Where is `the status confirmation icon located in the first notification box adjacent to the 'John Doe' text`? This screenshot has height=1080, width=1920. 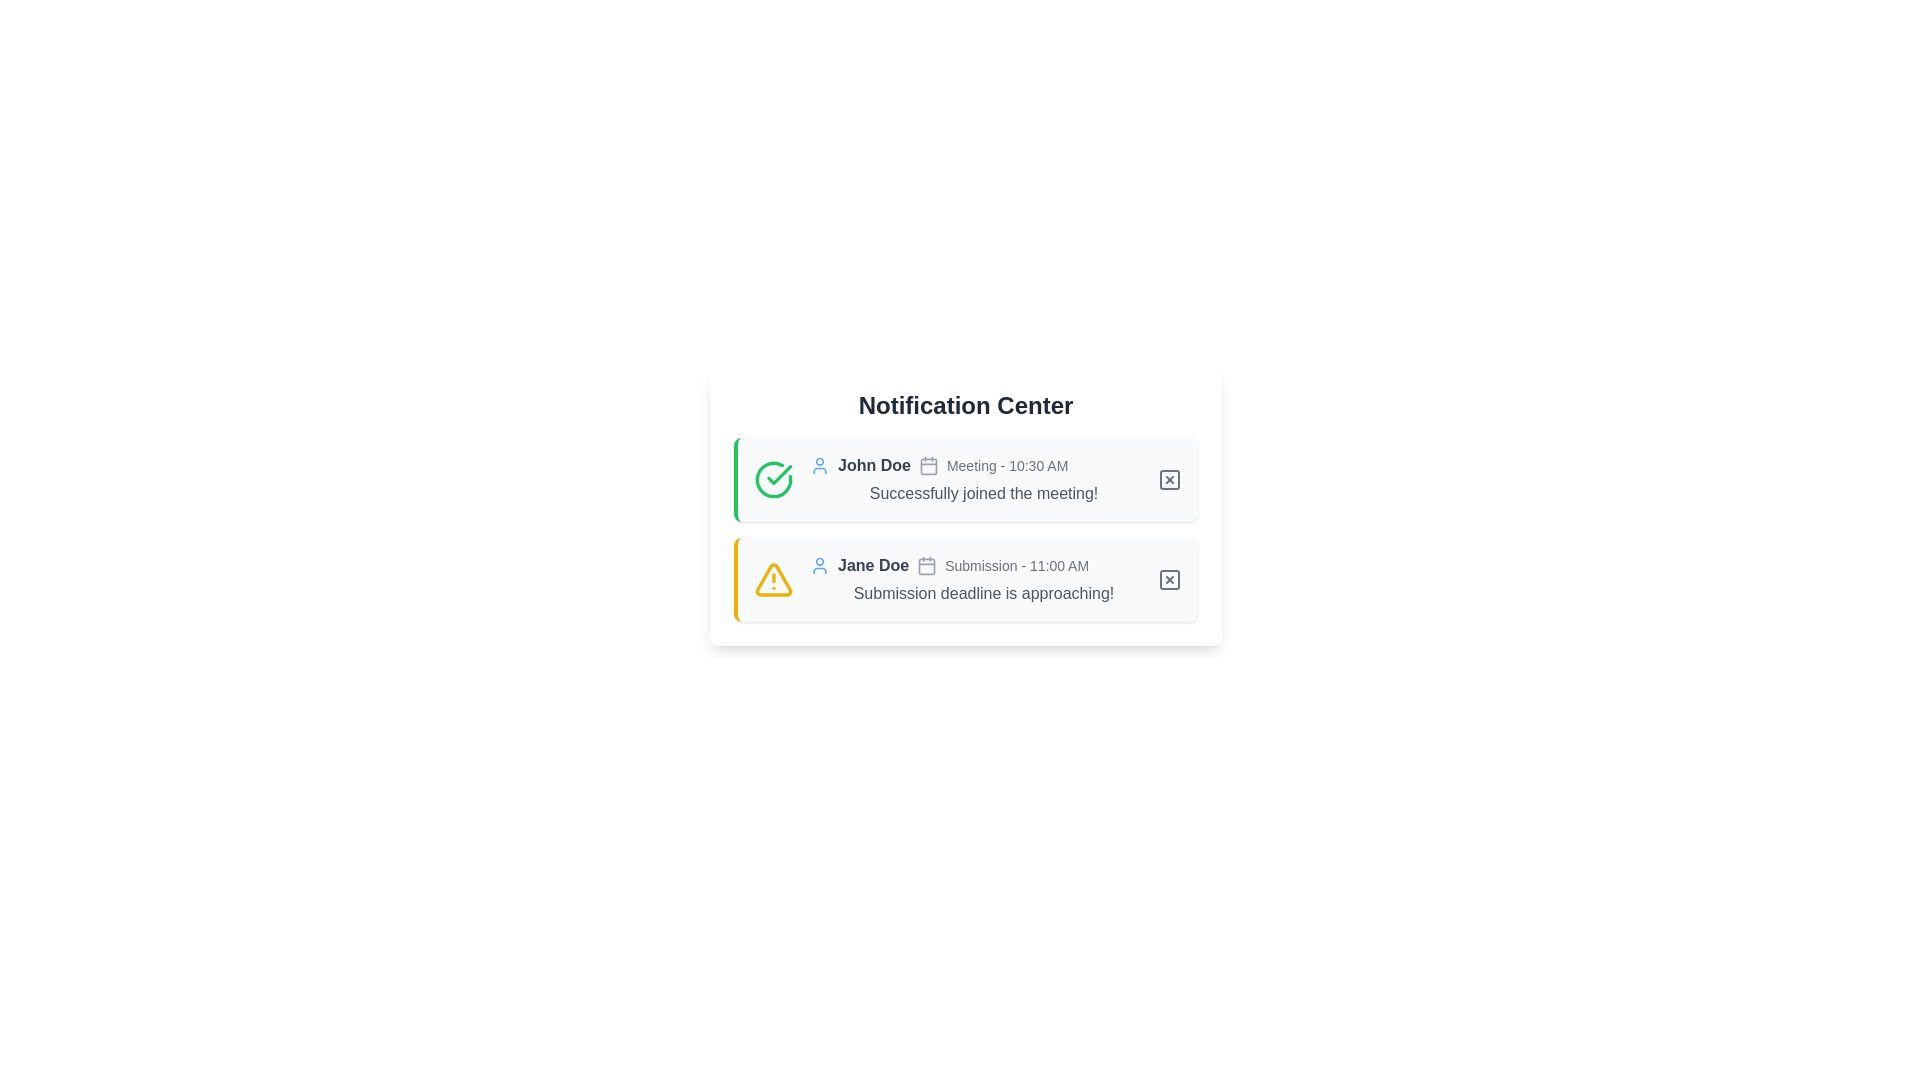 the status confirmation icon located in the first notification box adjacent to the 'John Doe' text is located at coordinates (772, 479).